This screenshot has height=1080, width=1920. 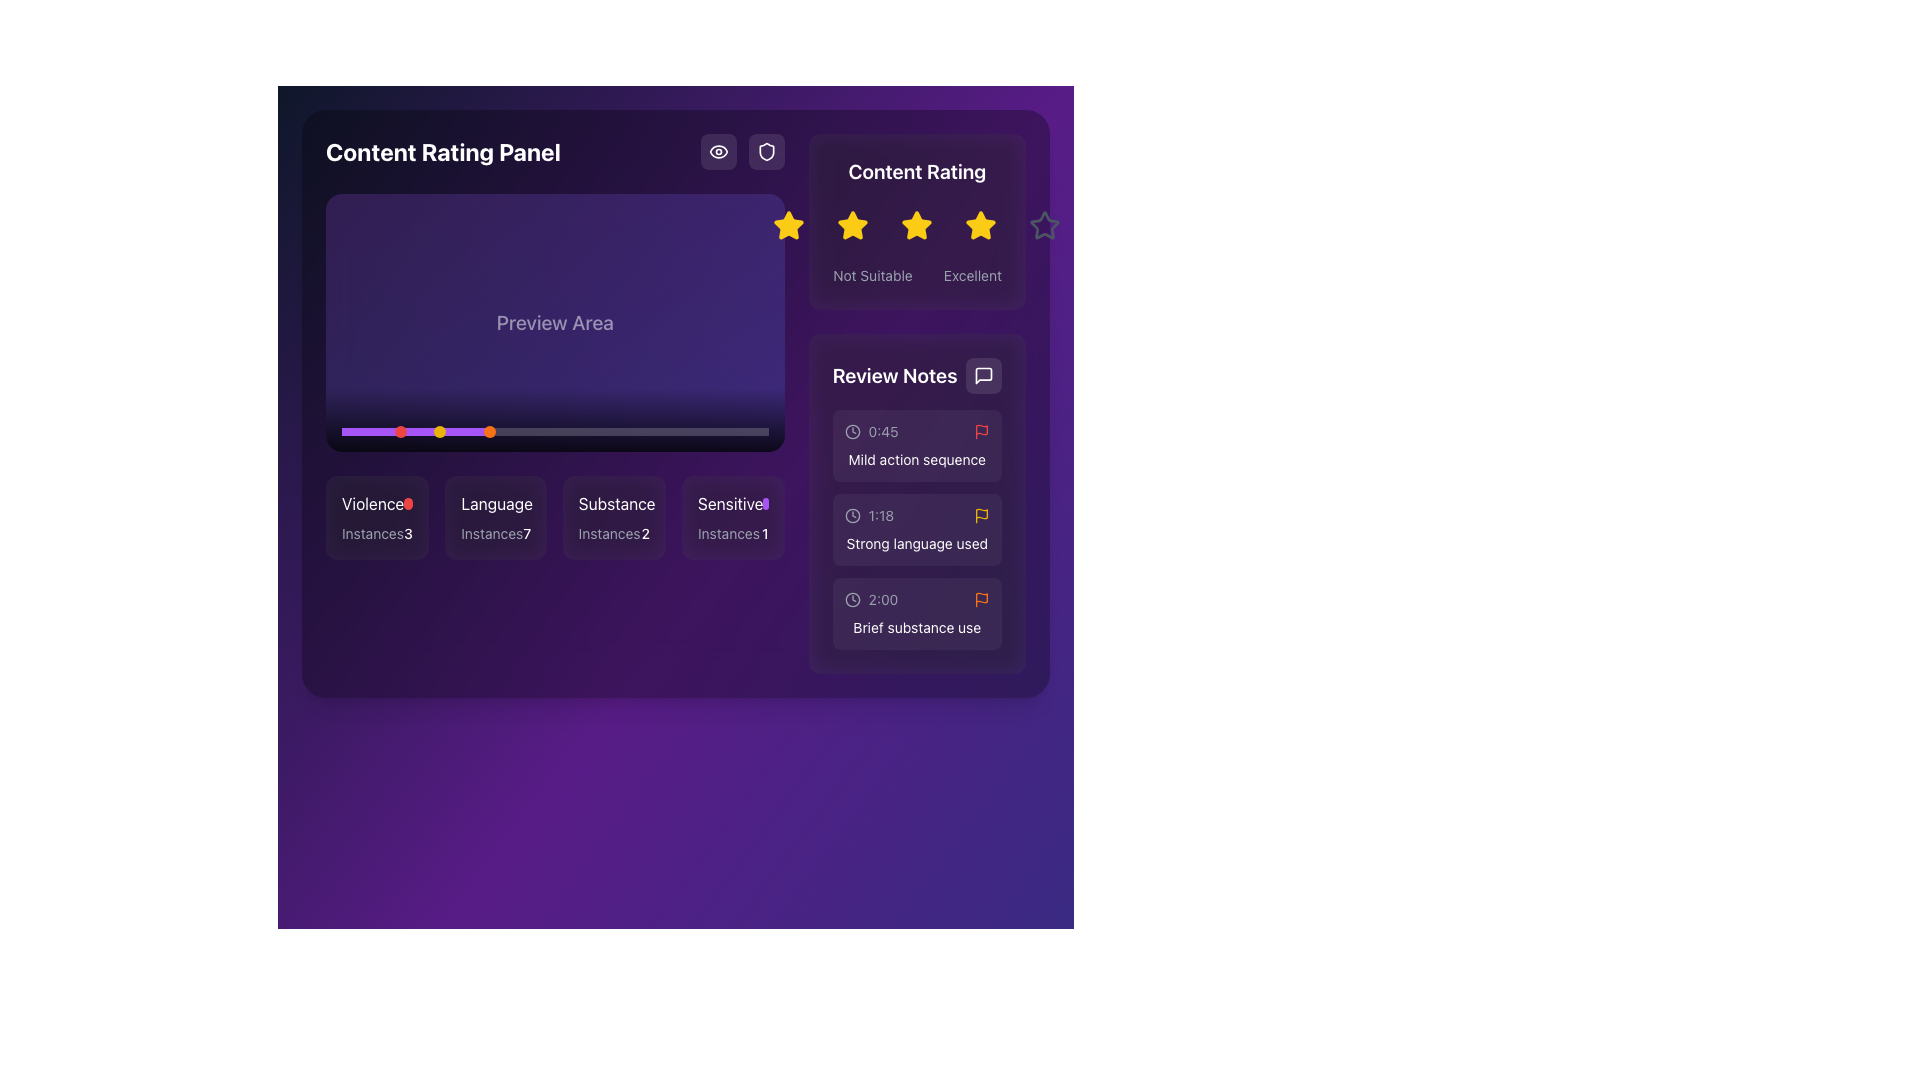 What do you see at coordinates (983, 375) in the screenshot?
I see `the interactive button located to the right of the 'Review Notes' section` at bounding box center [983, 375].